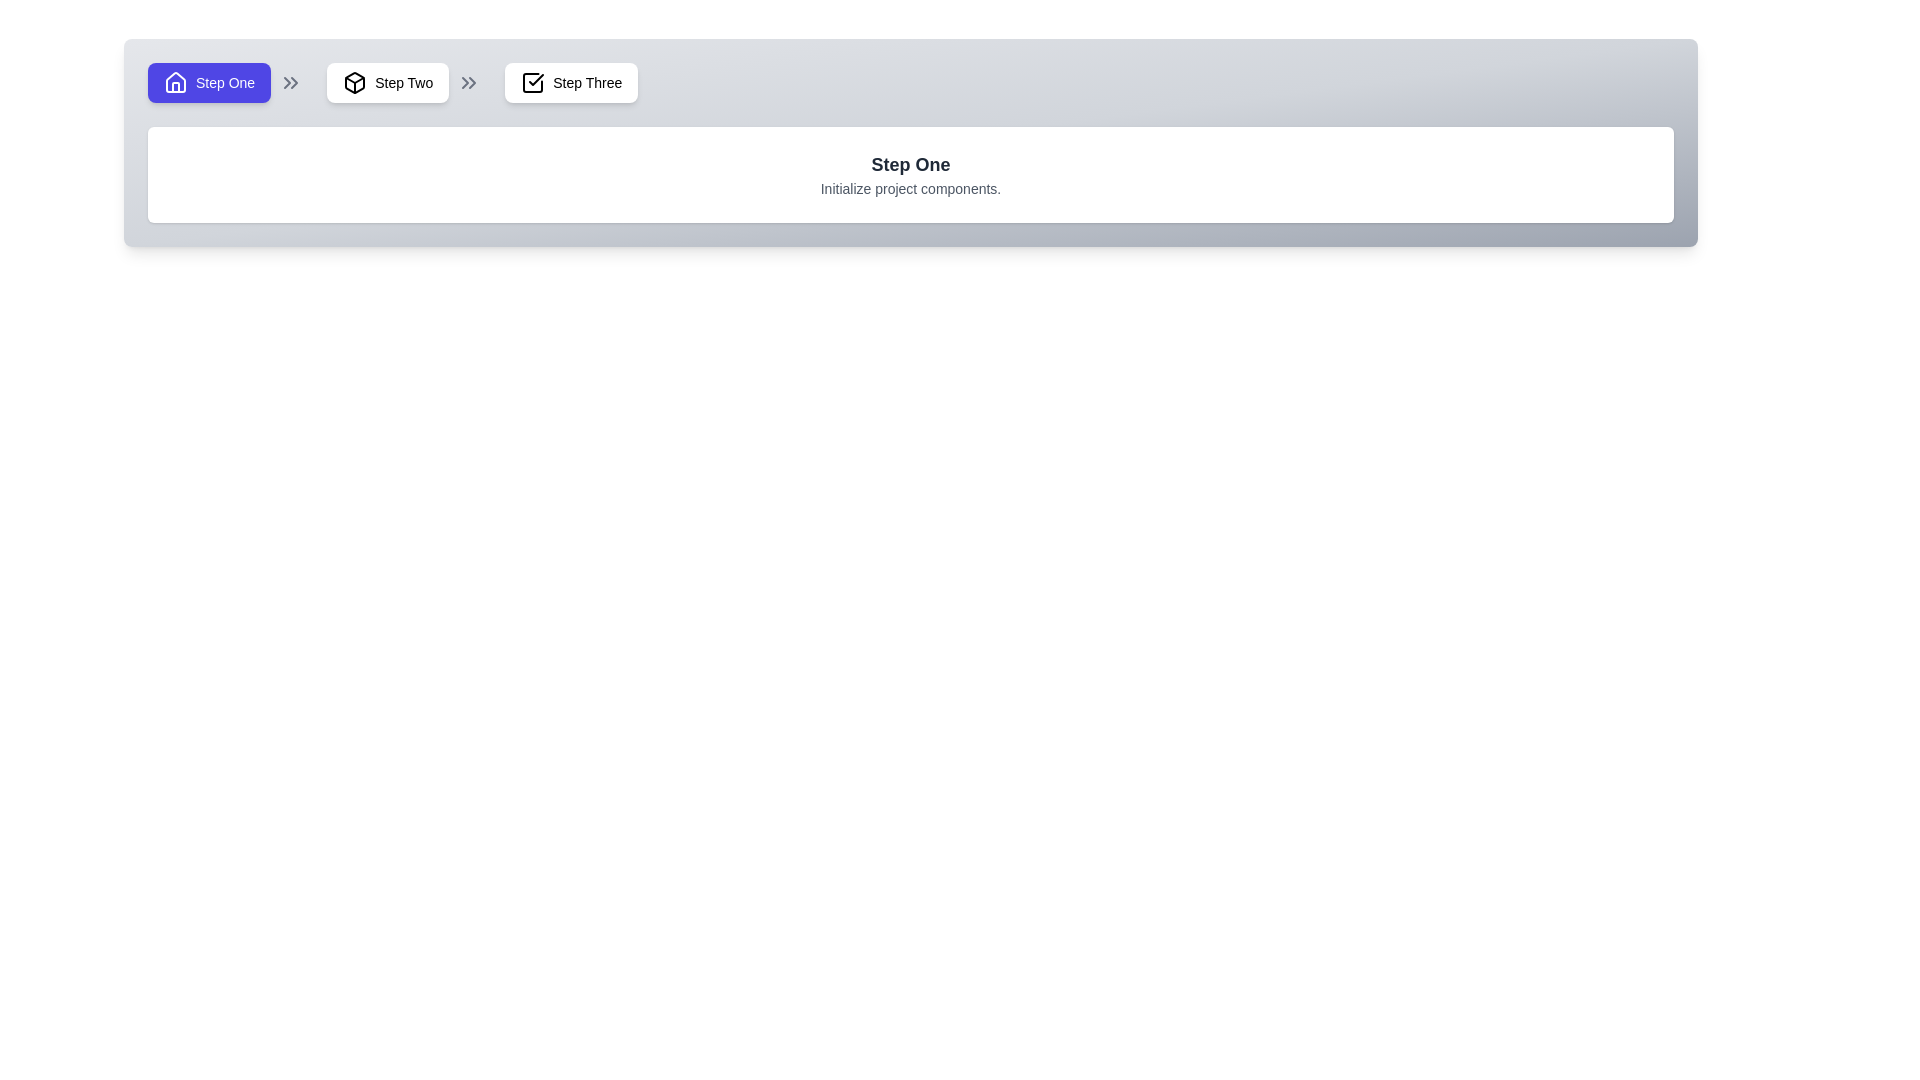 This screenshot has height=1080, width=1920. Describe the element at coordinates (464, 82) in the screenshot. I see `the surrounding area of the first right-pointing triangular arrow icon in the top navigation bar, which is positioned between the 'Step Two' and 'Step Three' buttons` at that location.